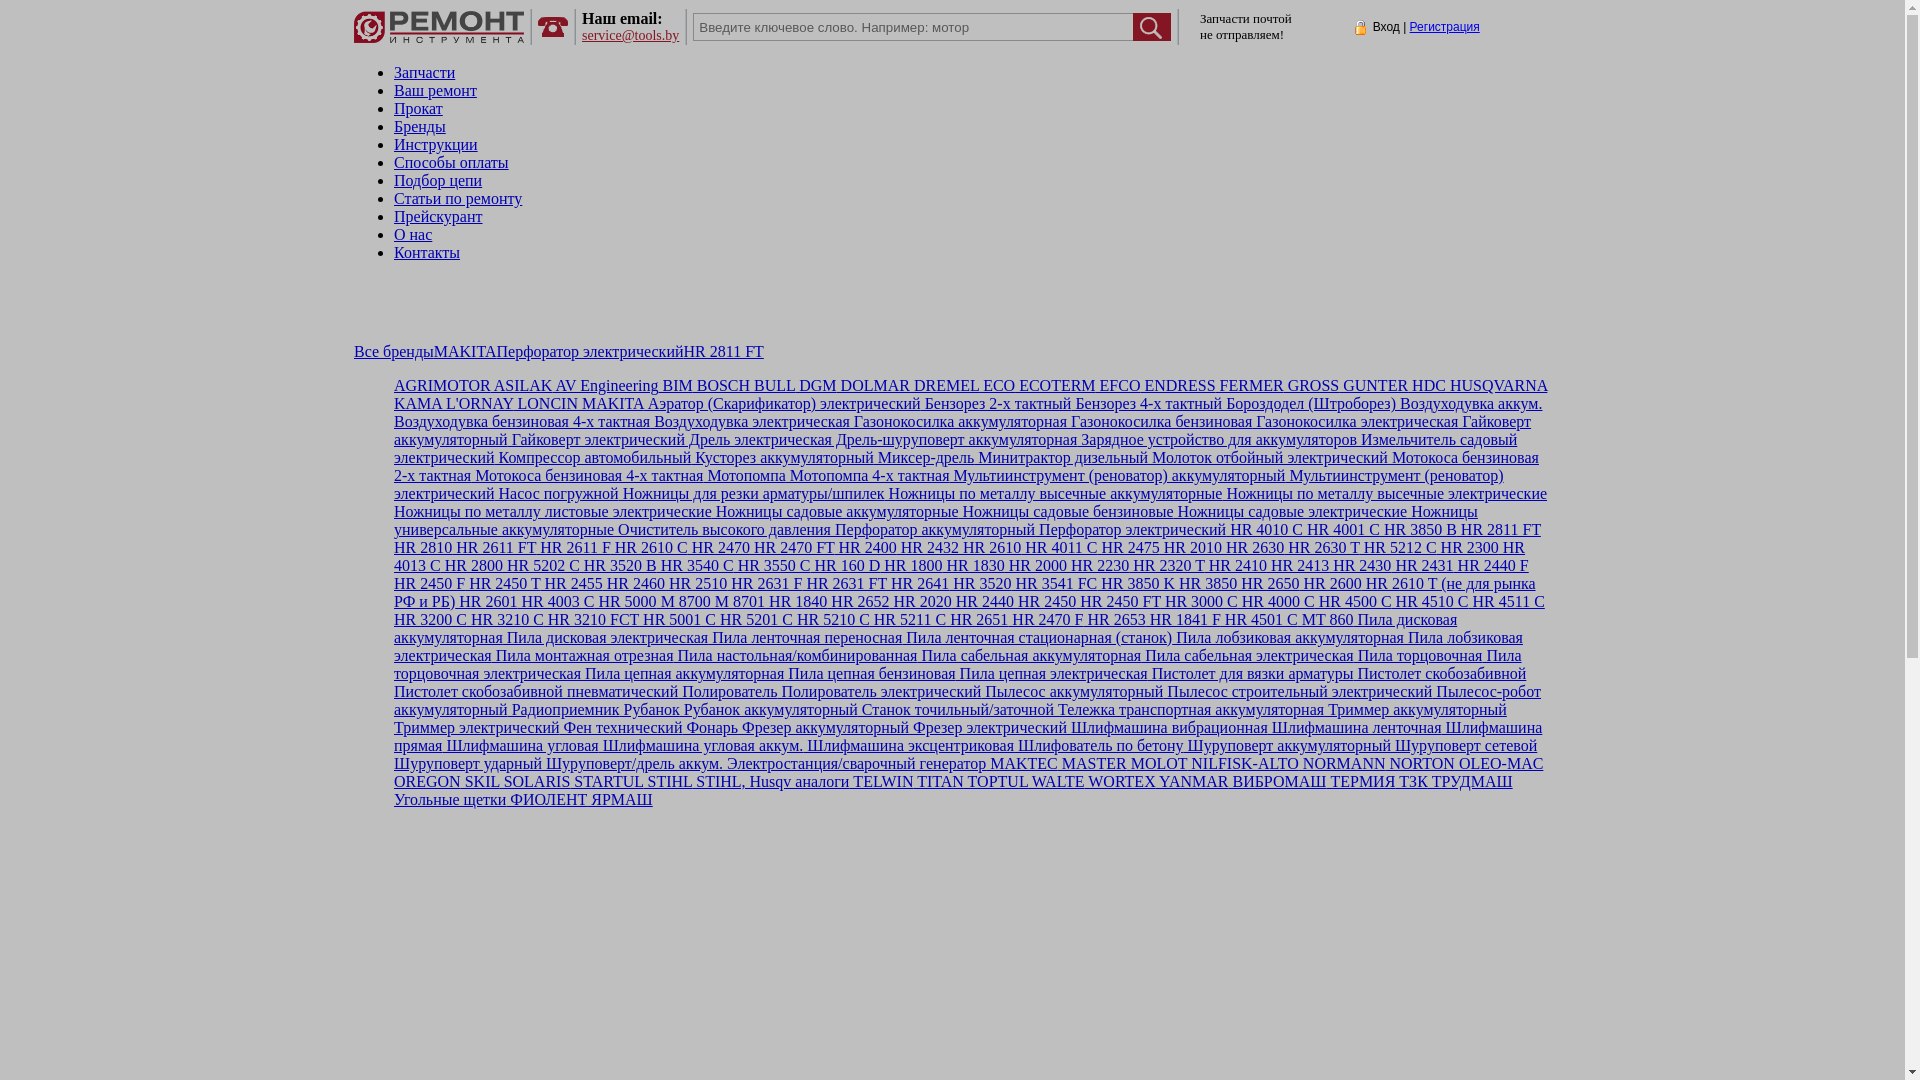 The height and width of the screenshot is (1080, 1920). I want to click on 'HR 3541 FC', so click(1053, 583).